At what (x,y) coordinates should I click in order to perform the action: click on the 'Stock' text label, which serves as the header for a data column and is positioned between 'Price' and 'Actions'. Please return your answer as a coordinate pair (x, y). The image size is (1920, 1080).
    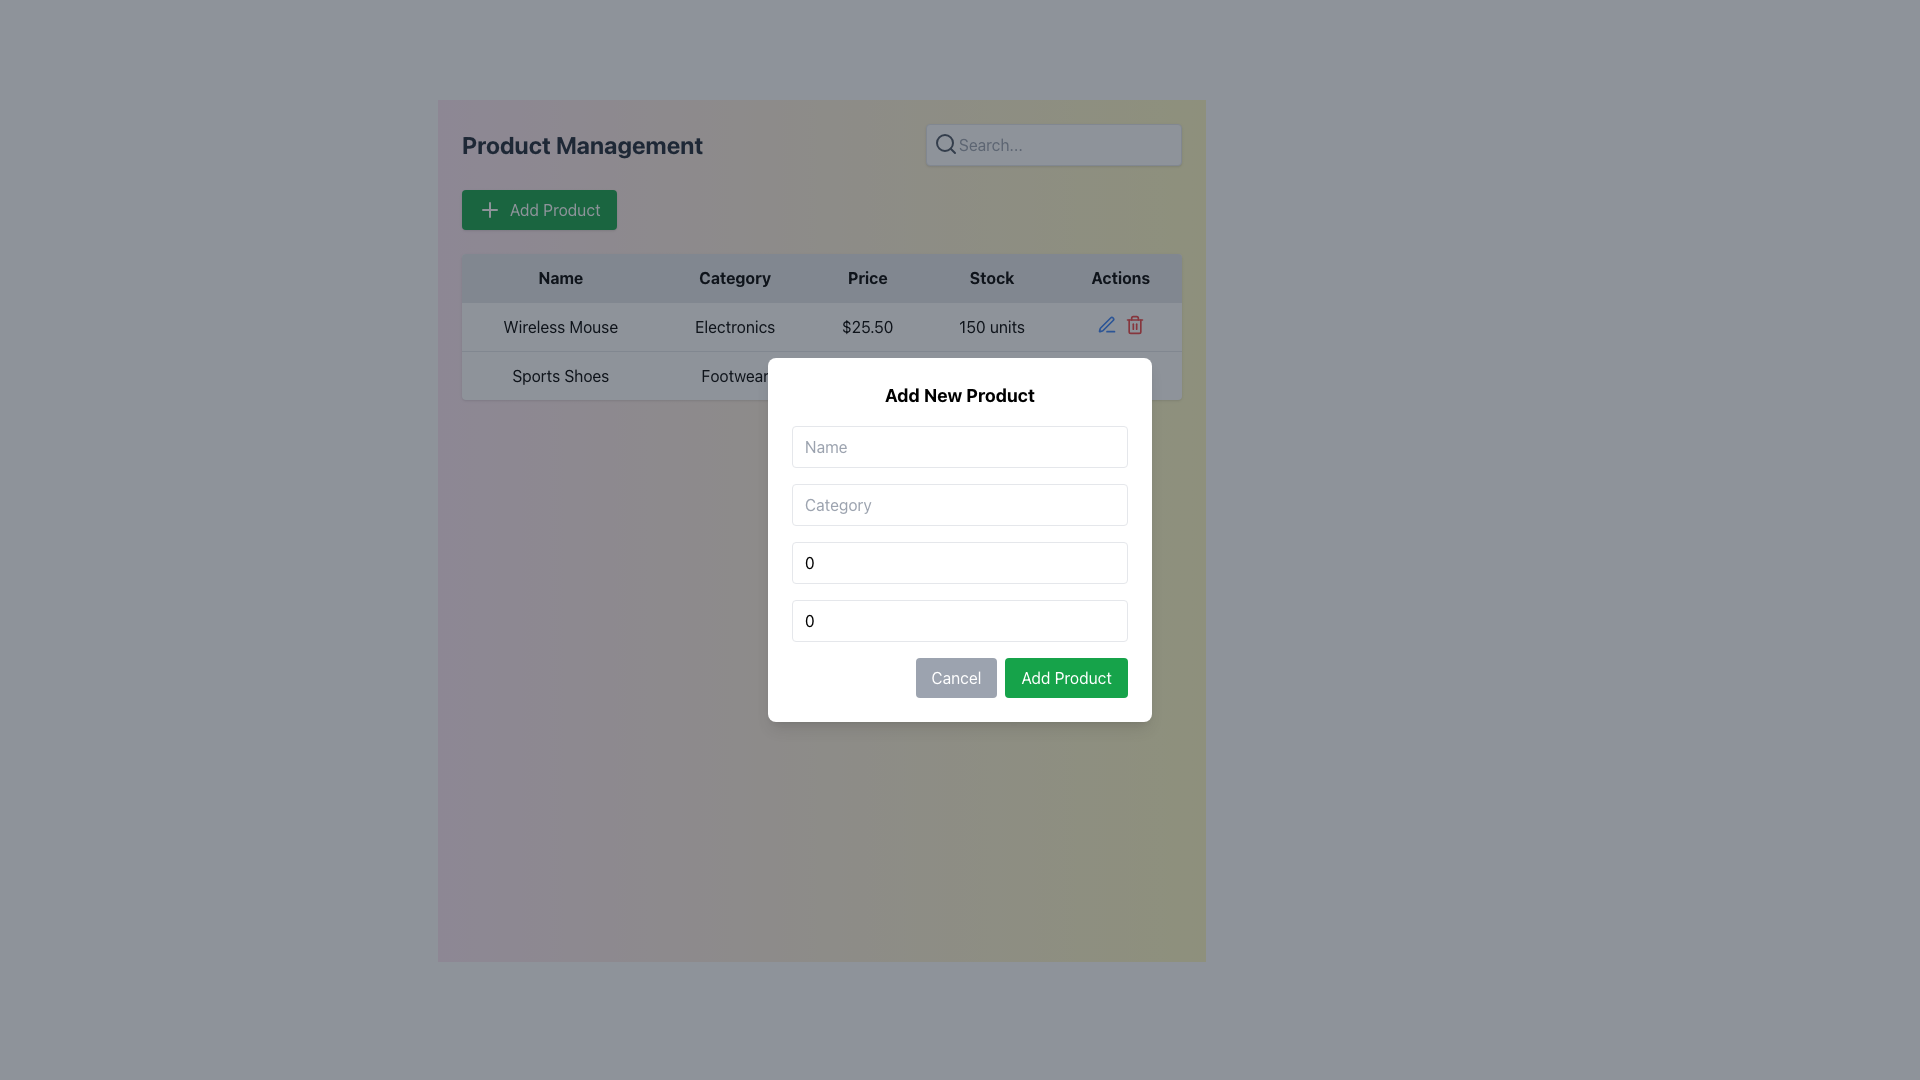
    Looking at the image, I should click on (992, 278).